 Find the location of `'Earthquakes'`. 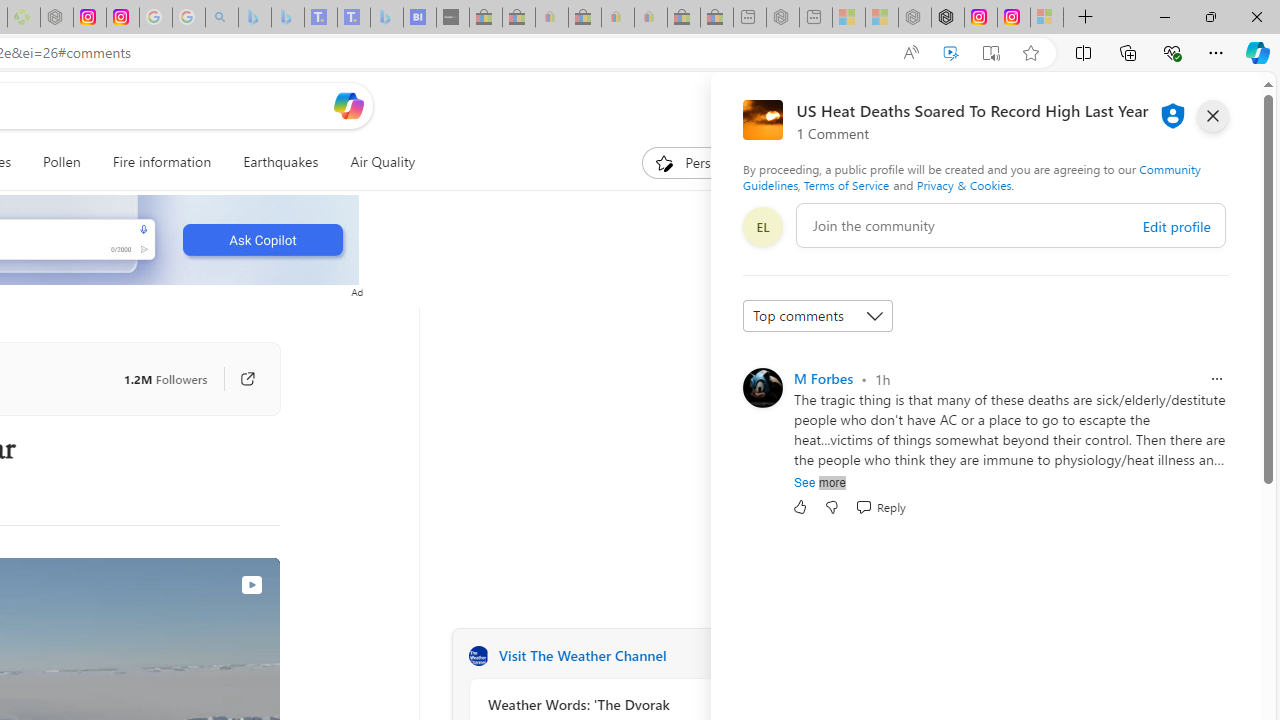

'Earthquakes' is located at coordinates (279, 162).